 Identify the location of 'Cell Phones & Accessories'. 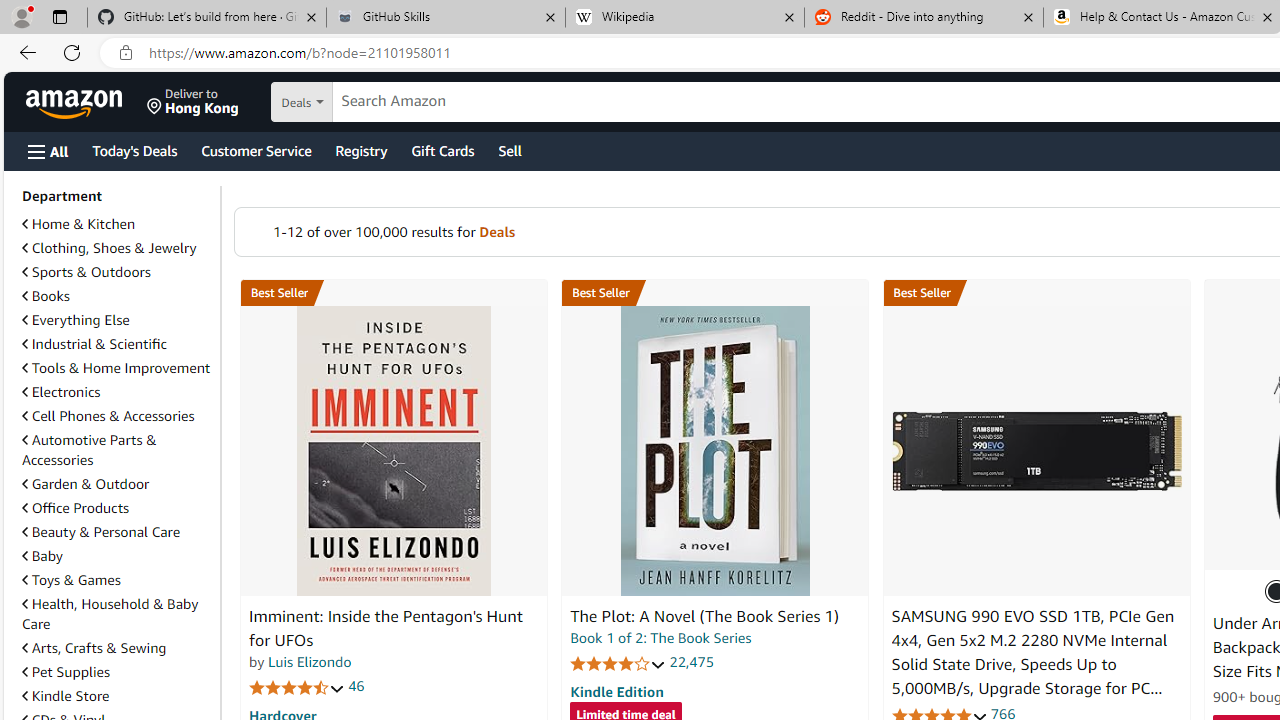
(116, 415).